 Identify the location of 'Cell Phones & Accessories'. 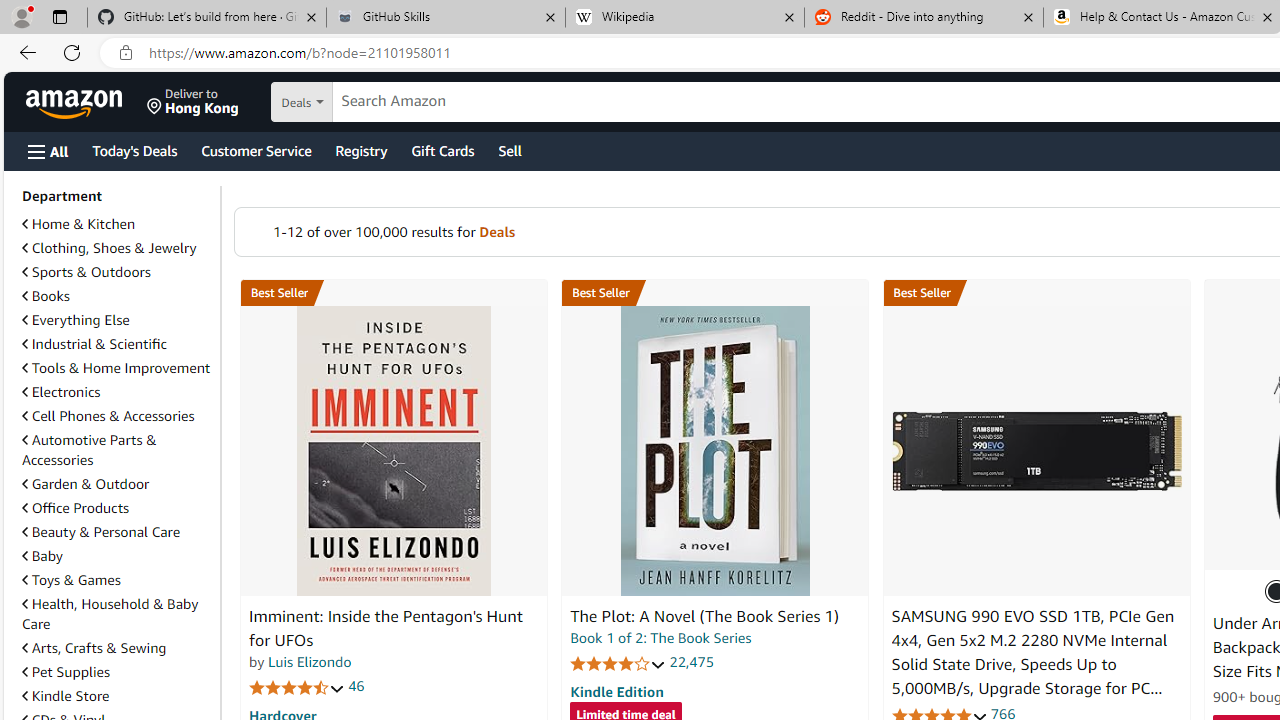
(116, 415).